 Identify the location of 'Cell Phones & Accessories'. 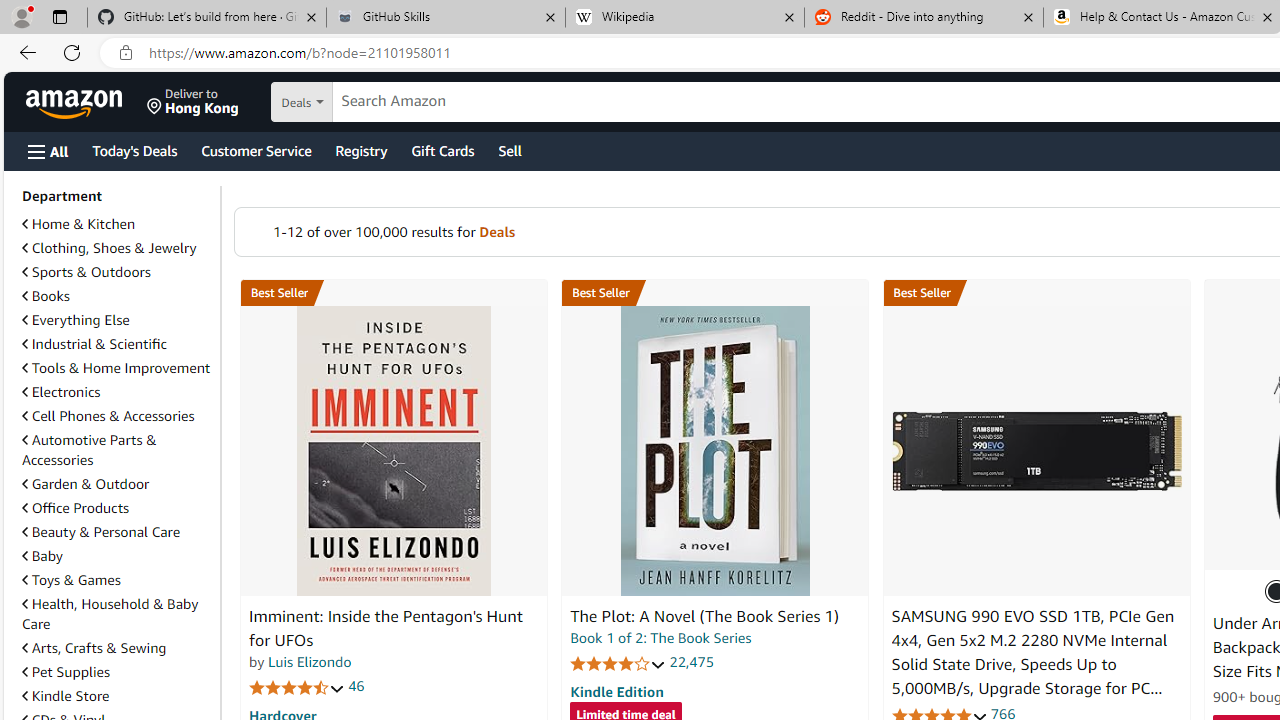
(116, 415).